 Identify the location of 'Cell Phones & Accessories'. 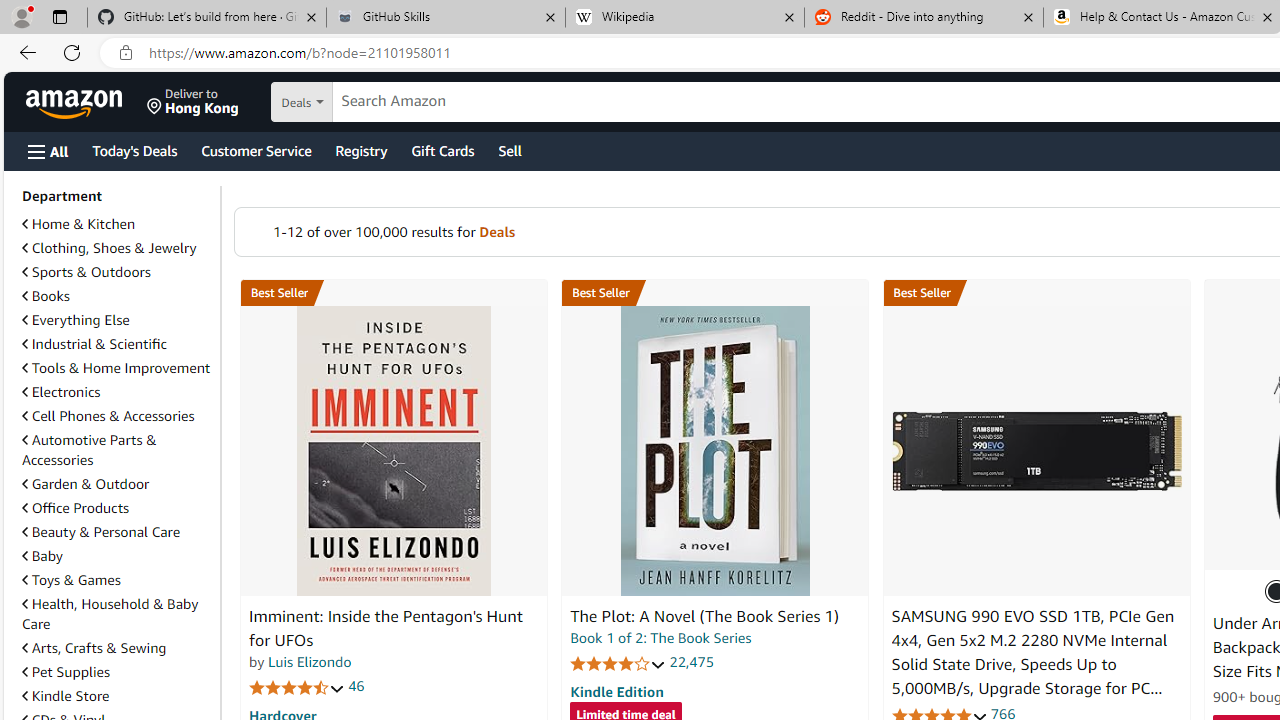
(116, 415).